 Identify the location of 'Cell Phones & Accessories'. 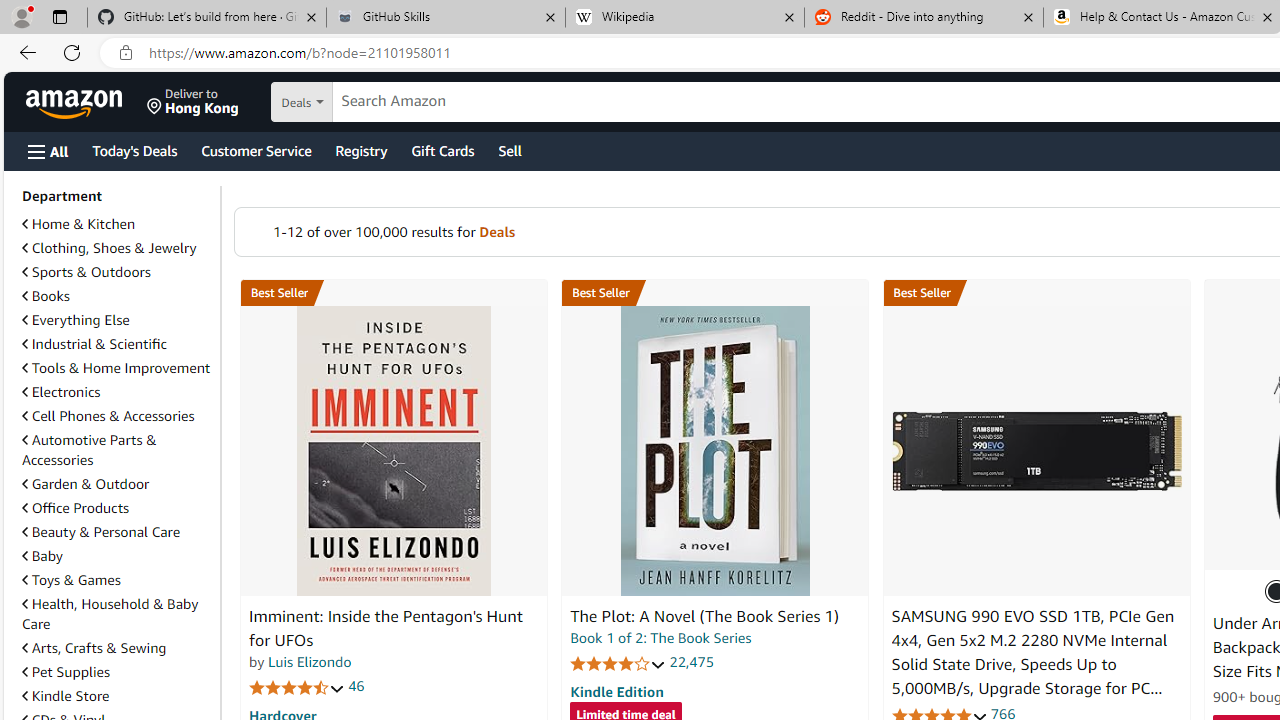
(116, 415).